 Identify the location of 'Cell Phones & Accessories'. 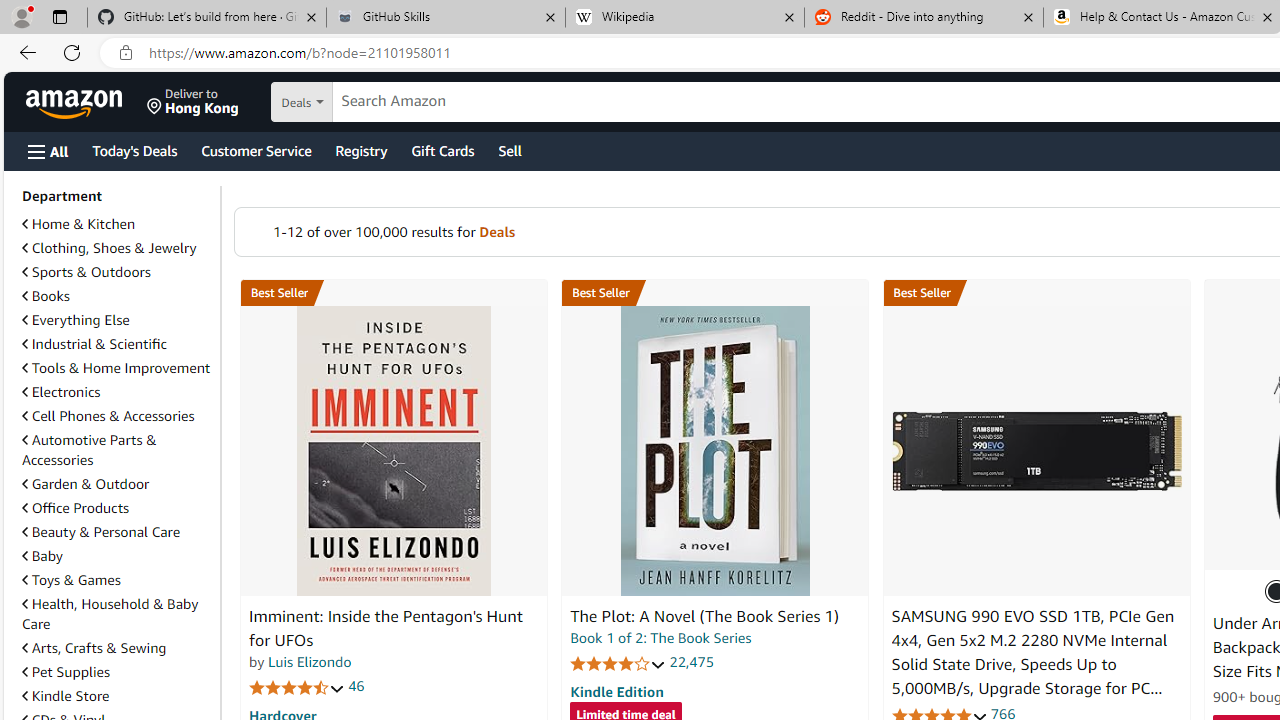
(116, 415).